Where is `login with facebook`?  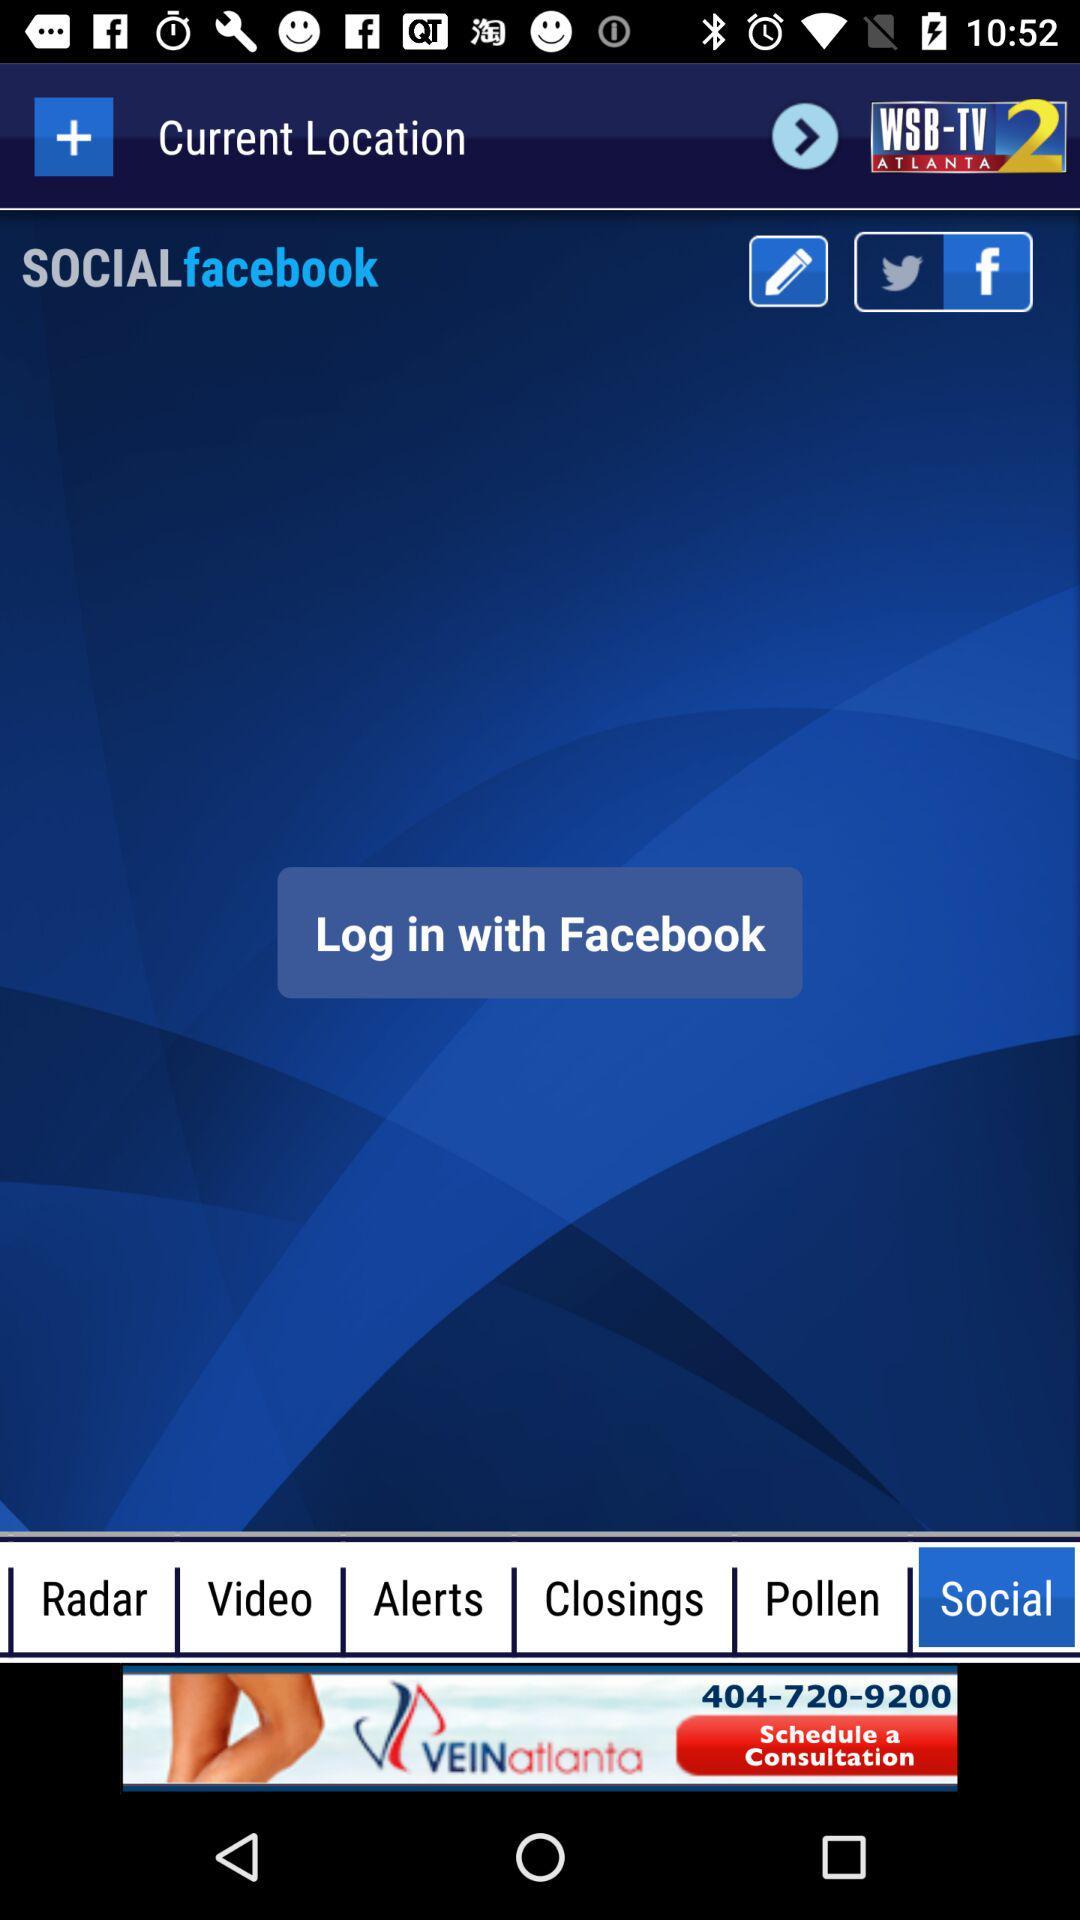
login with facebook is located at coordinates (540, 931).